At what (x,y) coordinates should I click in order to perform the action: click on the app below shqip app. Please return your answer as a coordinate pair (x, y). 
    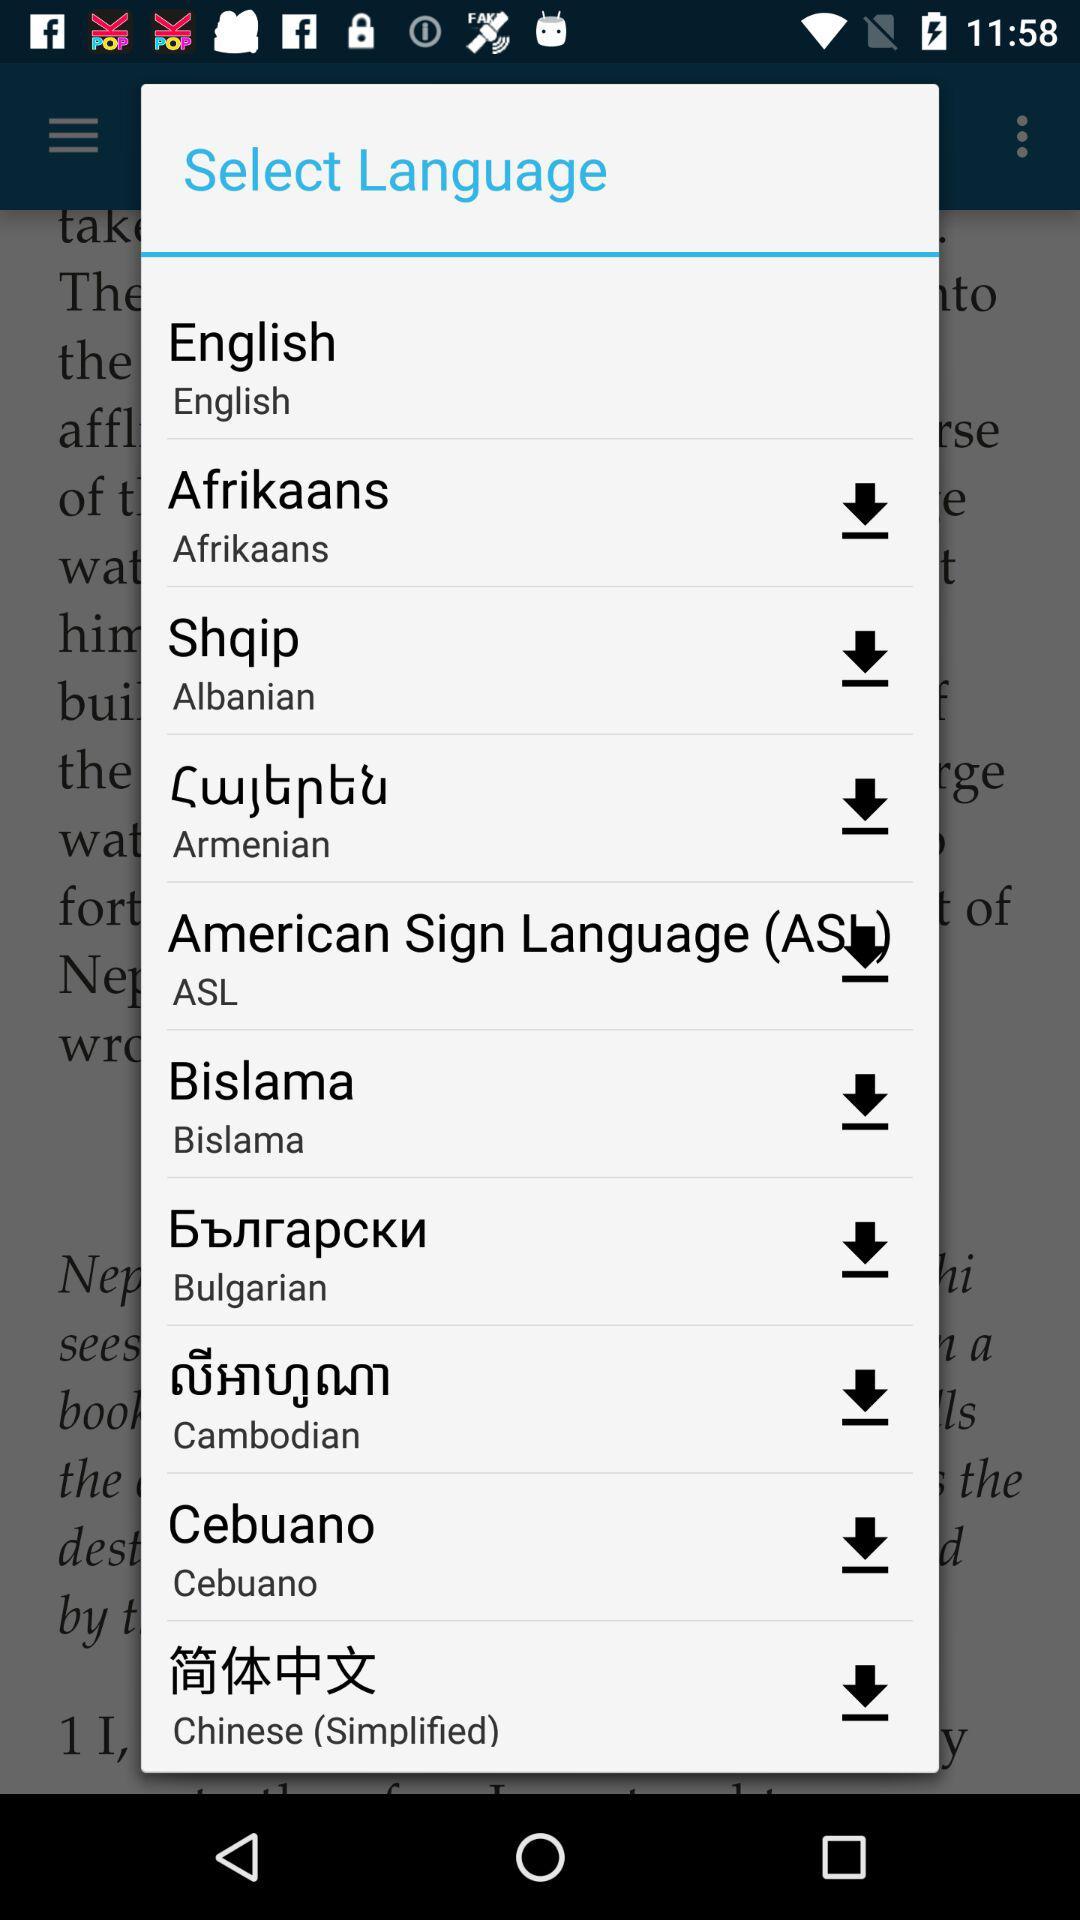
    Looking at the image, I should click on (540, 701).